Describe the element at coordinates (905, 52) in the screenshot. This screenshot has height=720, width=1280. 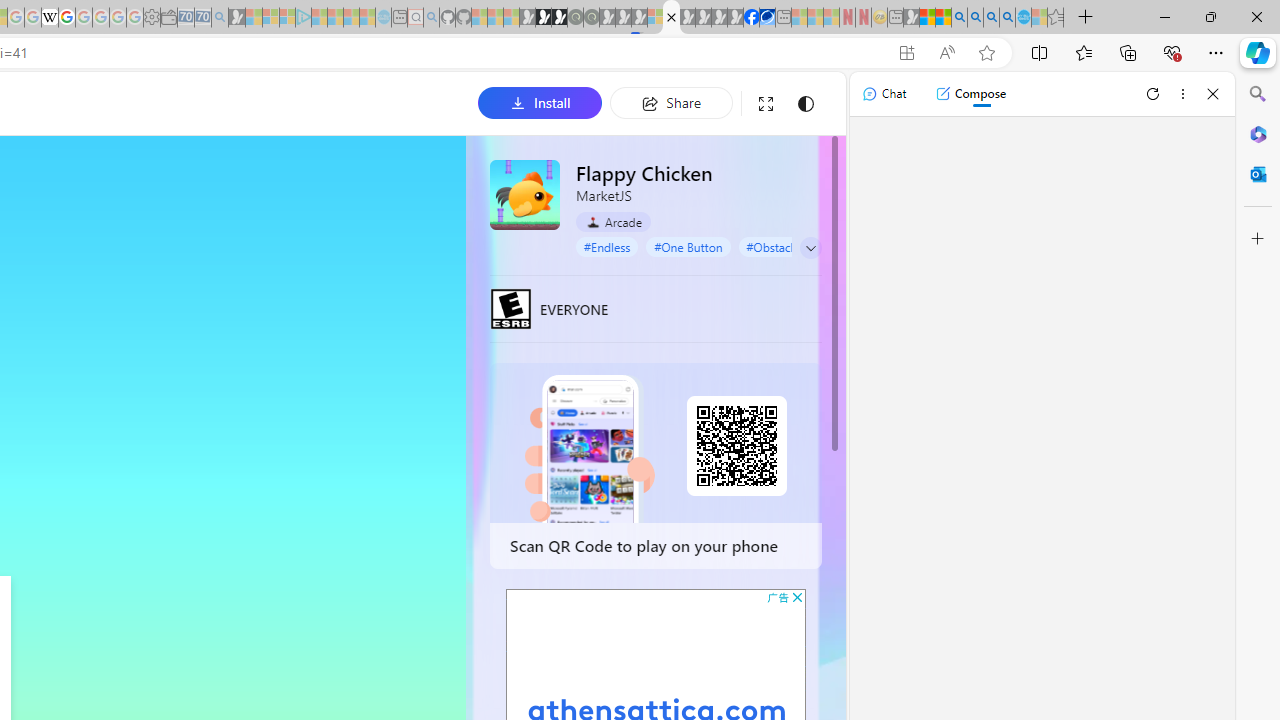
I see `'App available. Install Flappy Chicken'` at that location.